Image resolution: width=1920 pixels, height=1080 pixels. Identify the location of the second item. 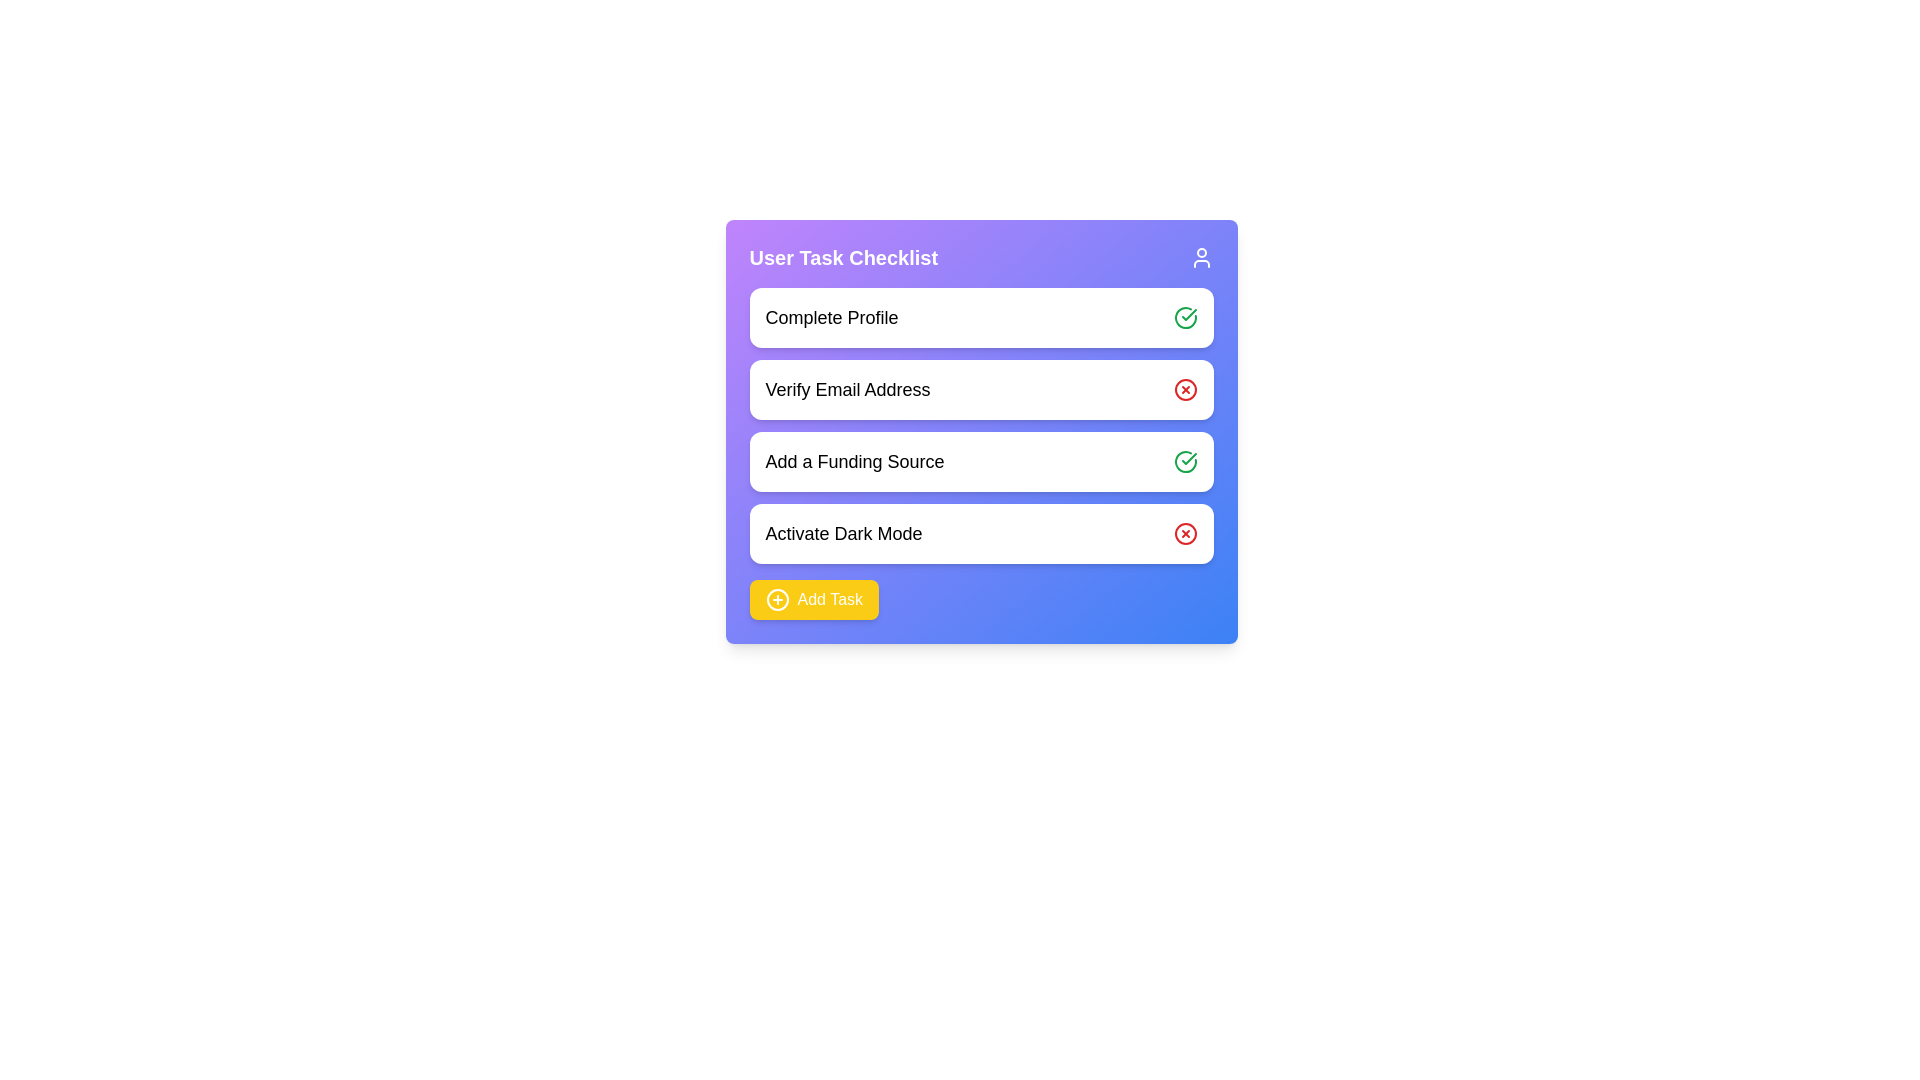
(981, 389).